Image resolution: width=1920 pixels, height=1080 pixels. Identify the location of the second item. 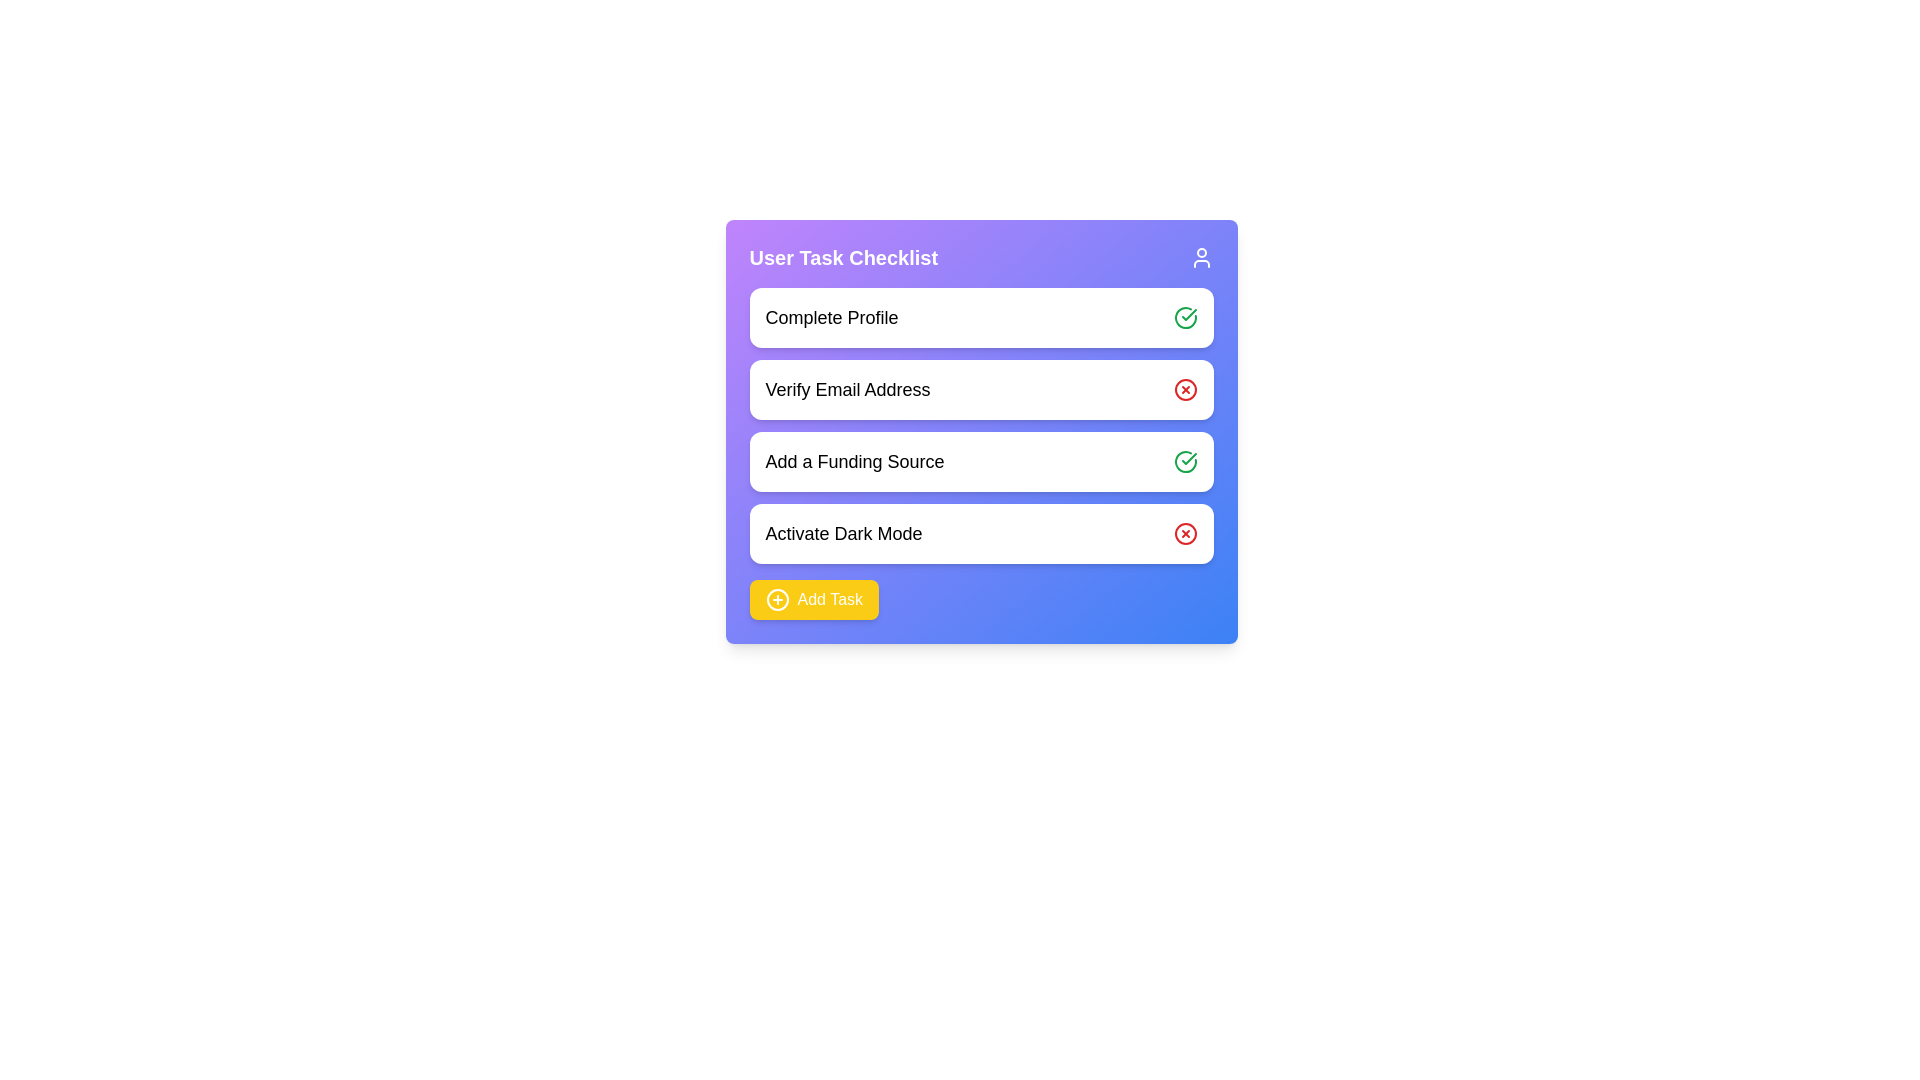
(981, 389).